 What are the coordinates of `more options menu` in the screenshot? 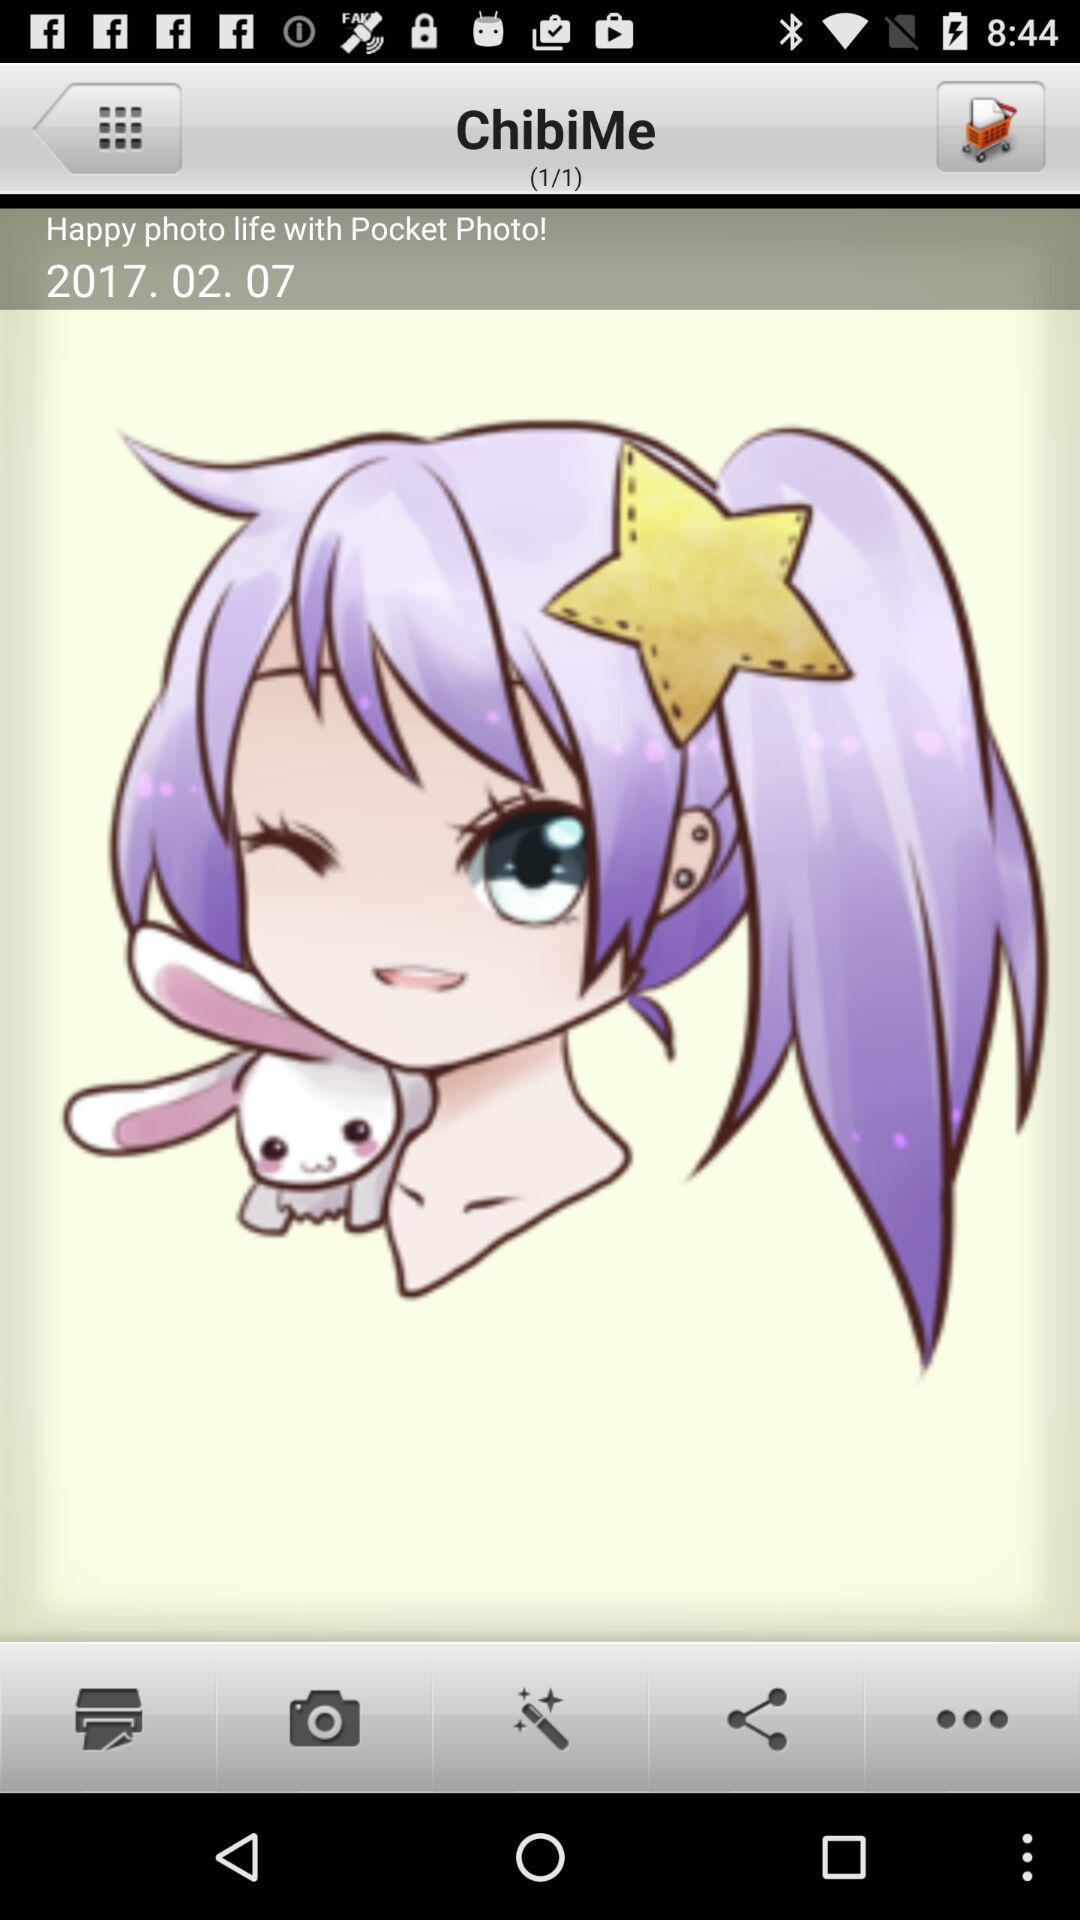 It's located at (971, 1716).